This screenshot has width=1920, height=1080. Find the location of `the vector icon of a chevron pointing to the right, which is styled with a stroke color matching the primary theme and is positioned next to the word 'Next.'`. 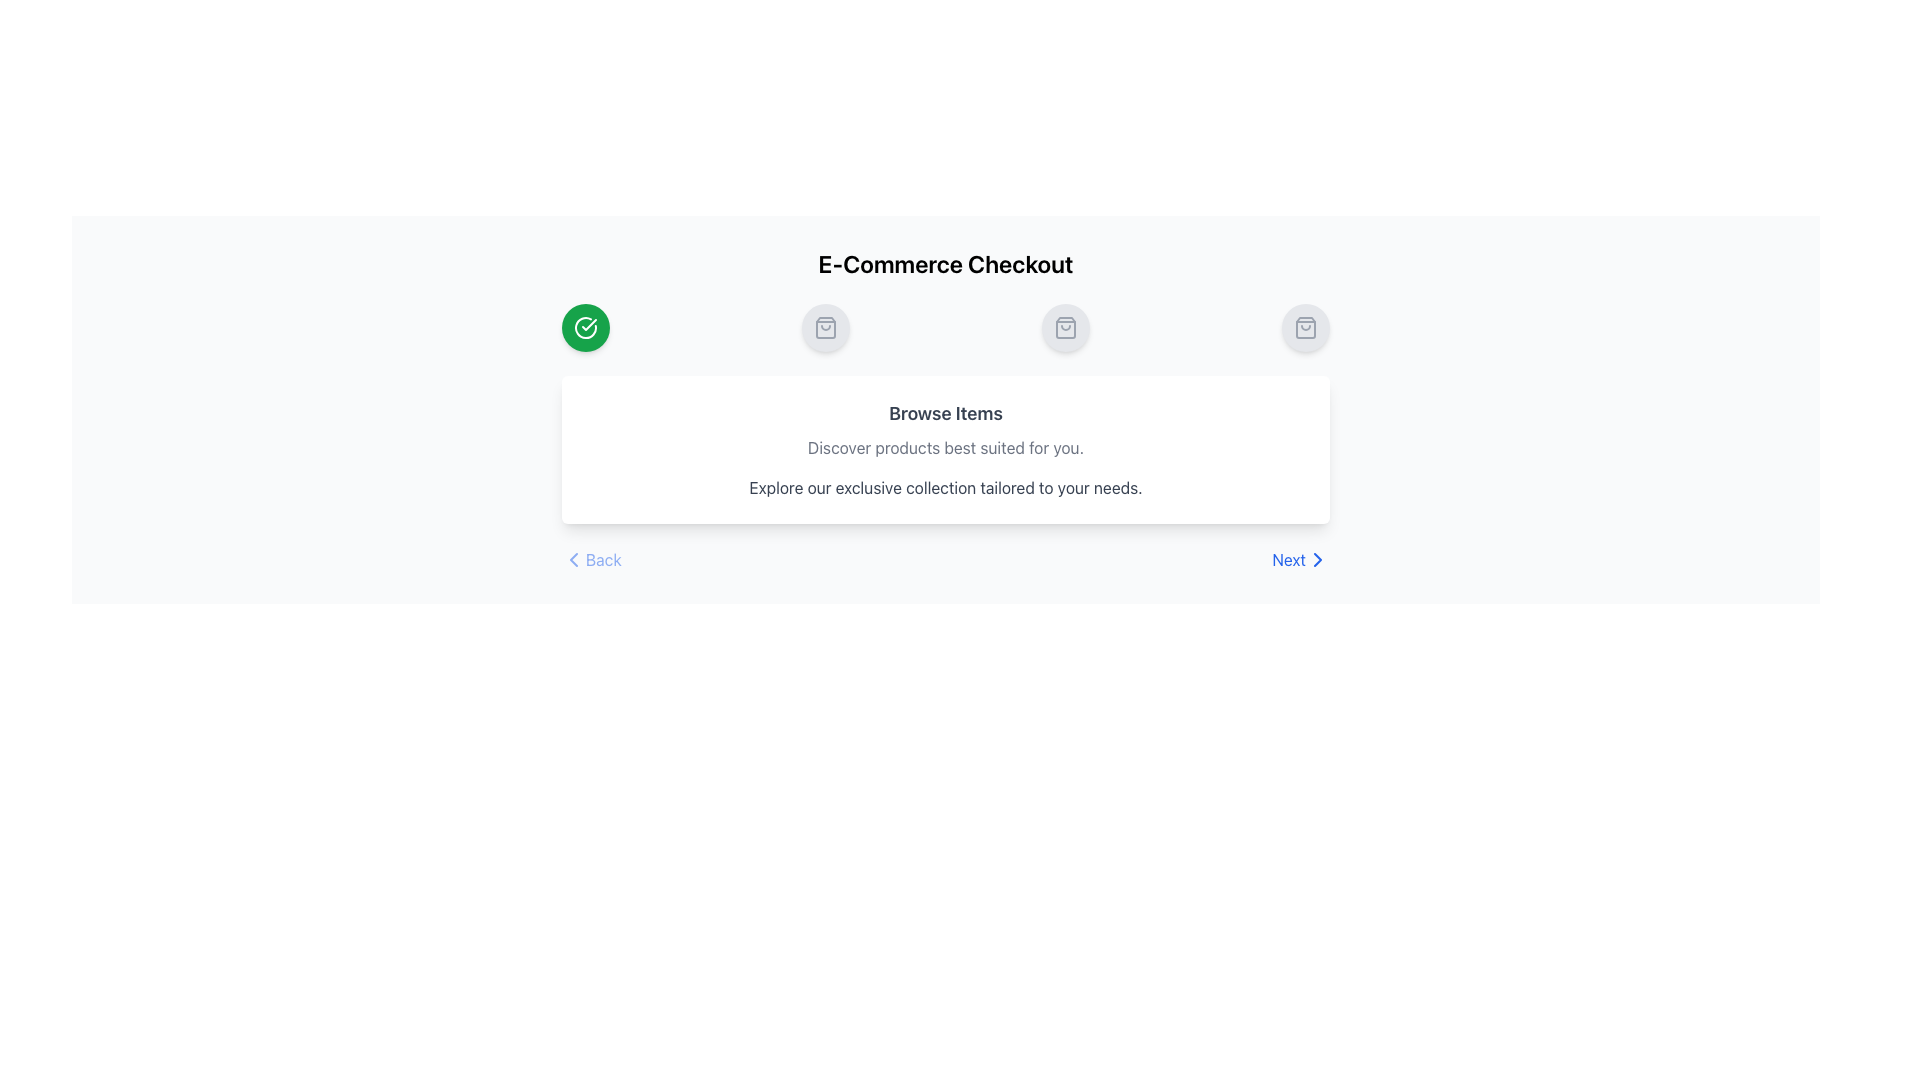

the vector icon of a chevron pointing to the right, which is styled with a stroke color matching the primary theme and is positioned next to the word 'Next.' is located at coordinates (1318, 559).